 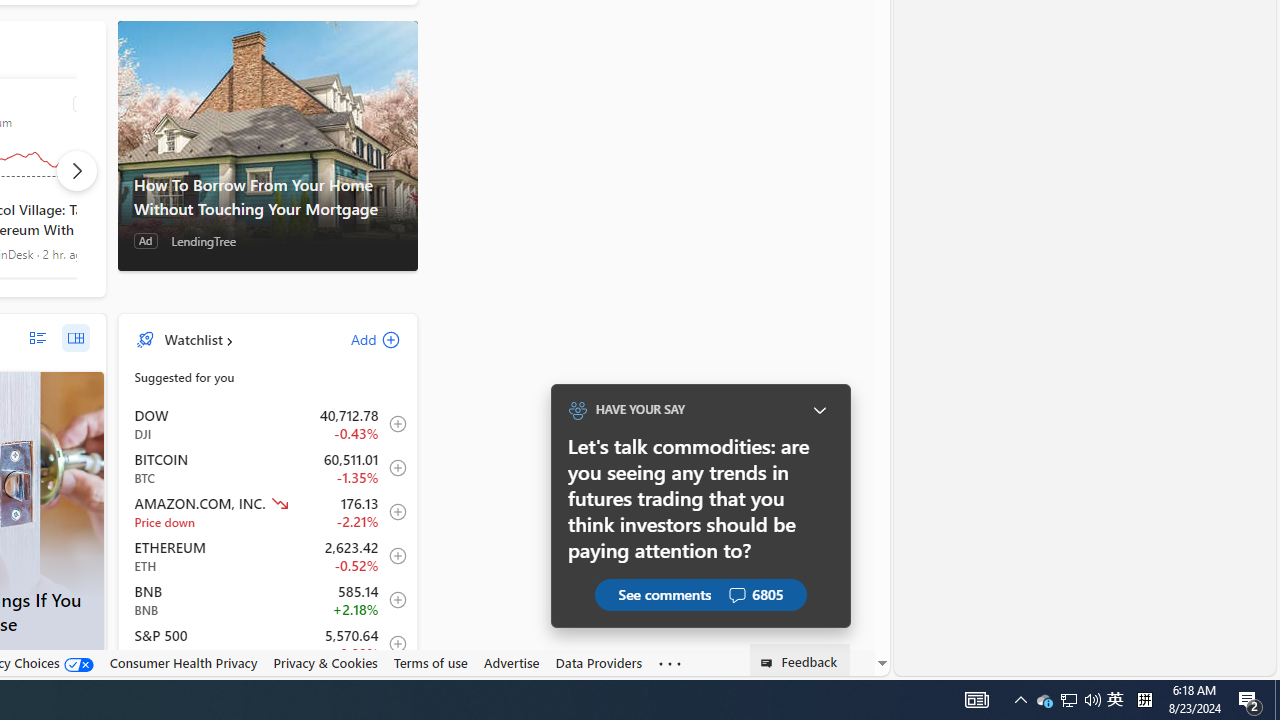 What do you see at coordinates (598, 663) in the screenshot?
I see `'Data Providers'` at bounding box center [598, 663].